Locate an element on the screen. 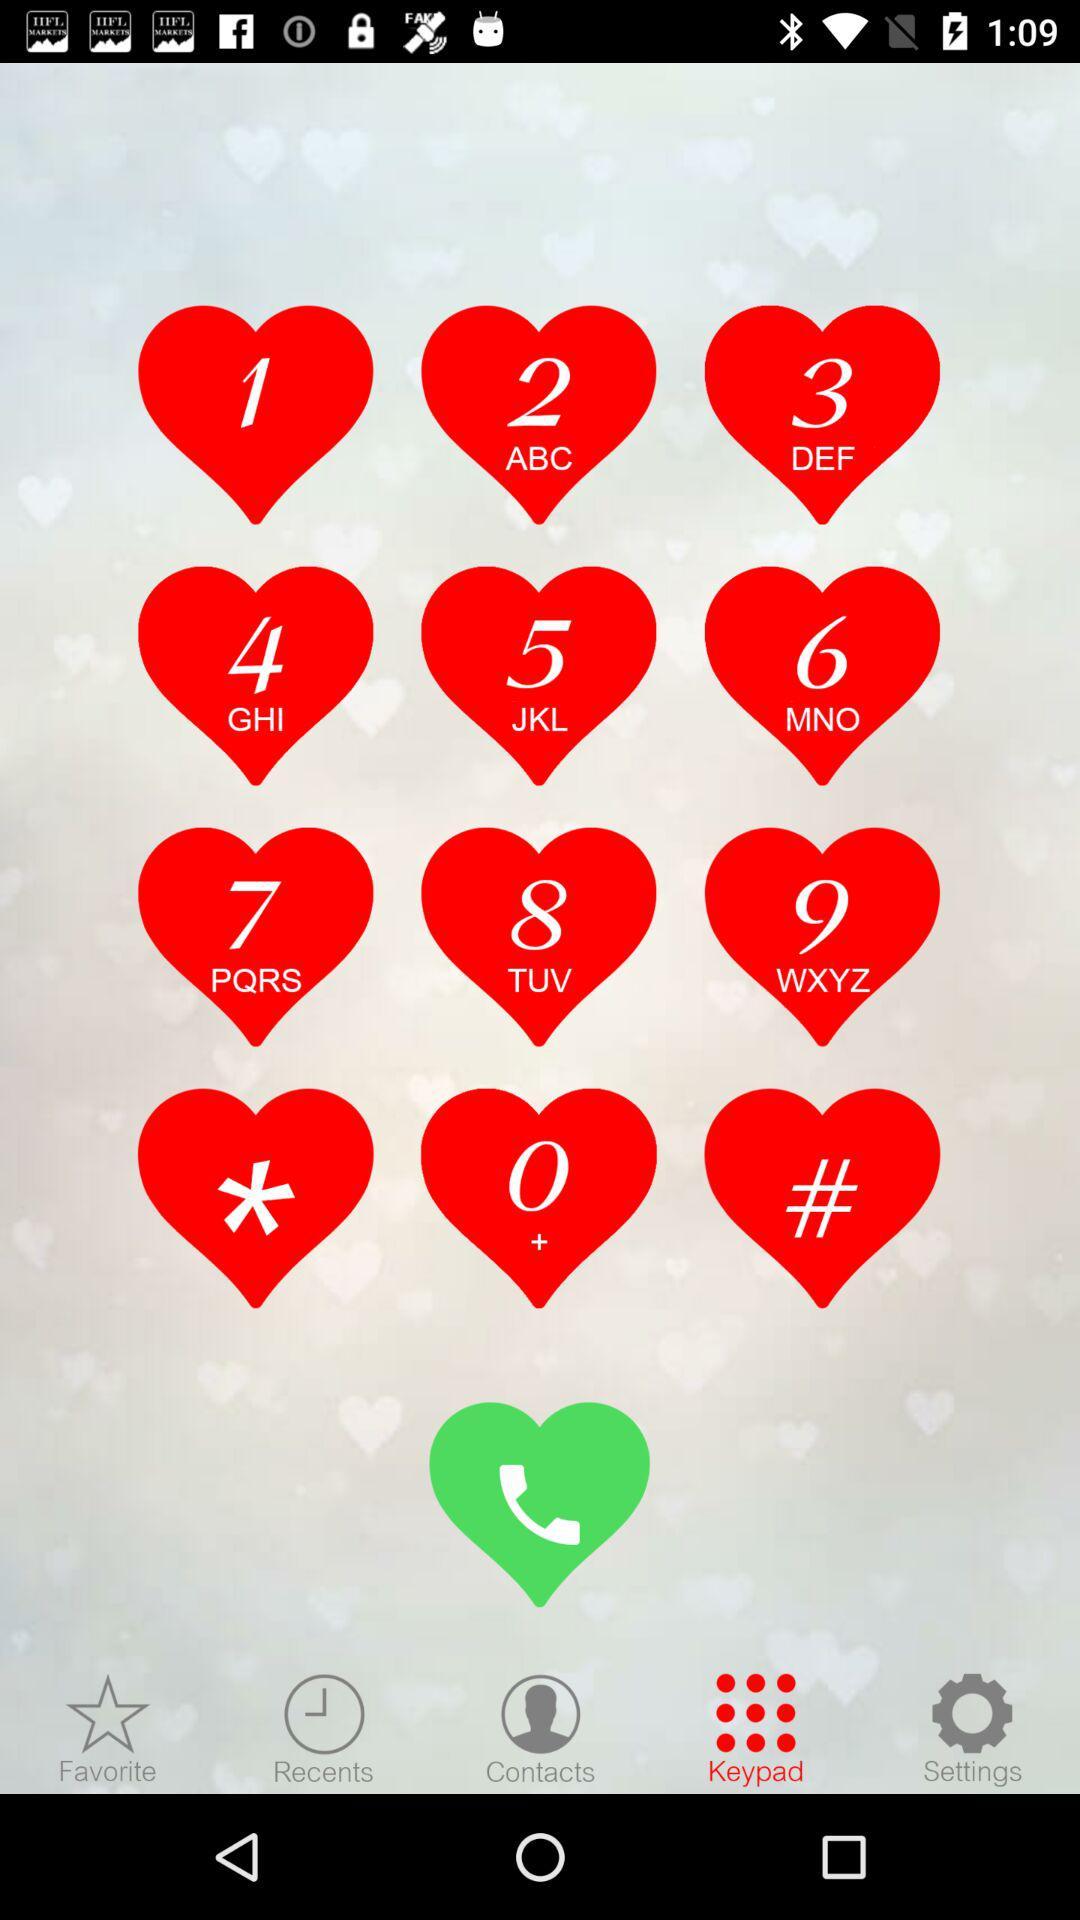  dial 7 is located at coordinates (255, 935).